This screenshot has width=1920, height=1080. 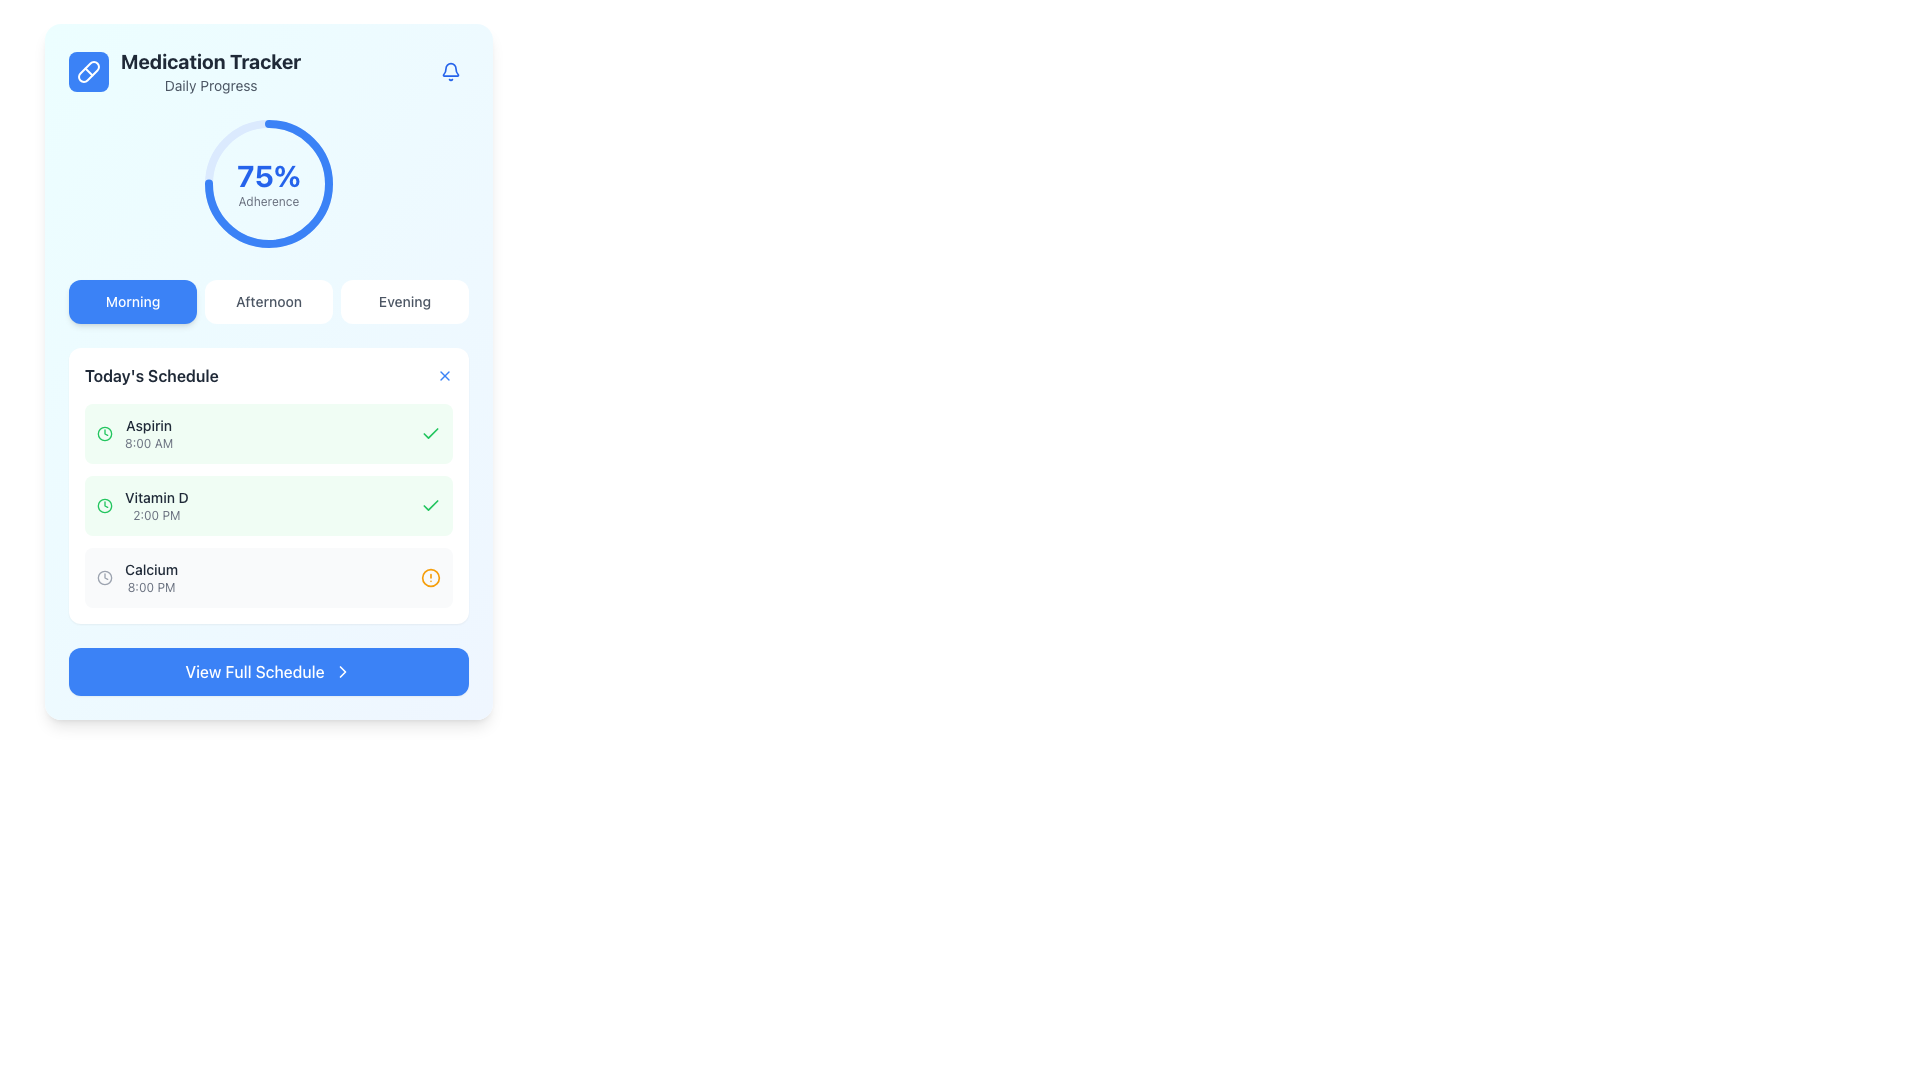 What do you see at coordinates (267, 184) in the screenshot?
I see `the percentage value displayed in the center of the circular progress indicator, which shows '75%' for adherence under the 'Medication Tracker' section` at bounding box center [267, 184].